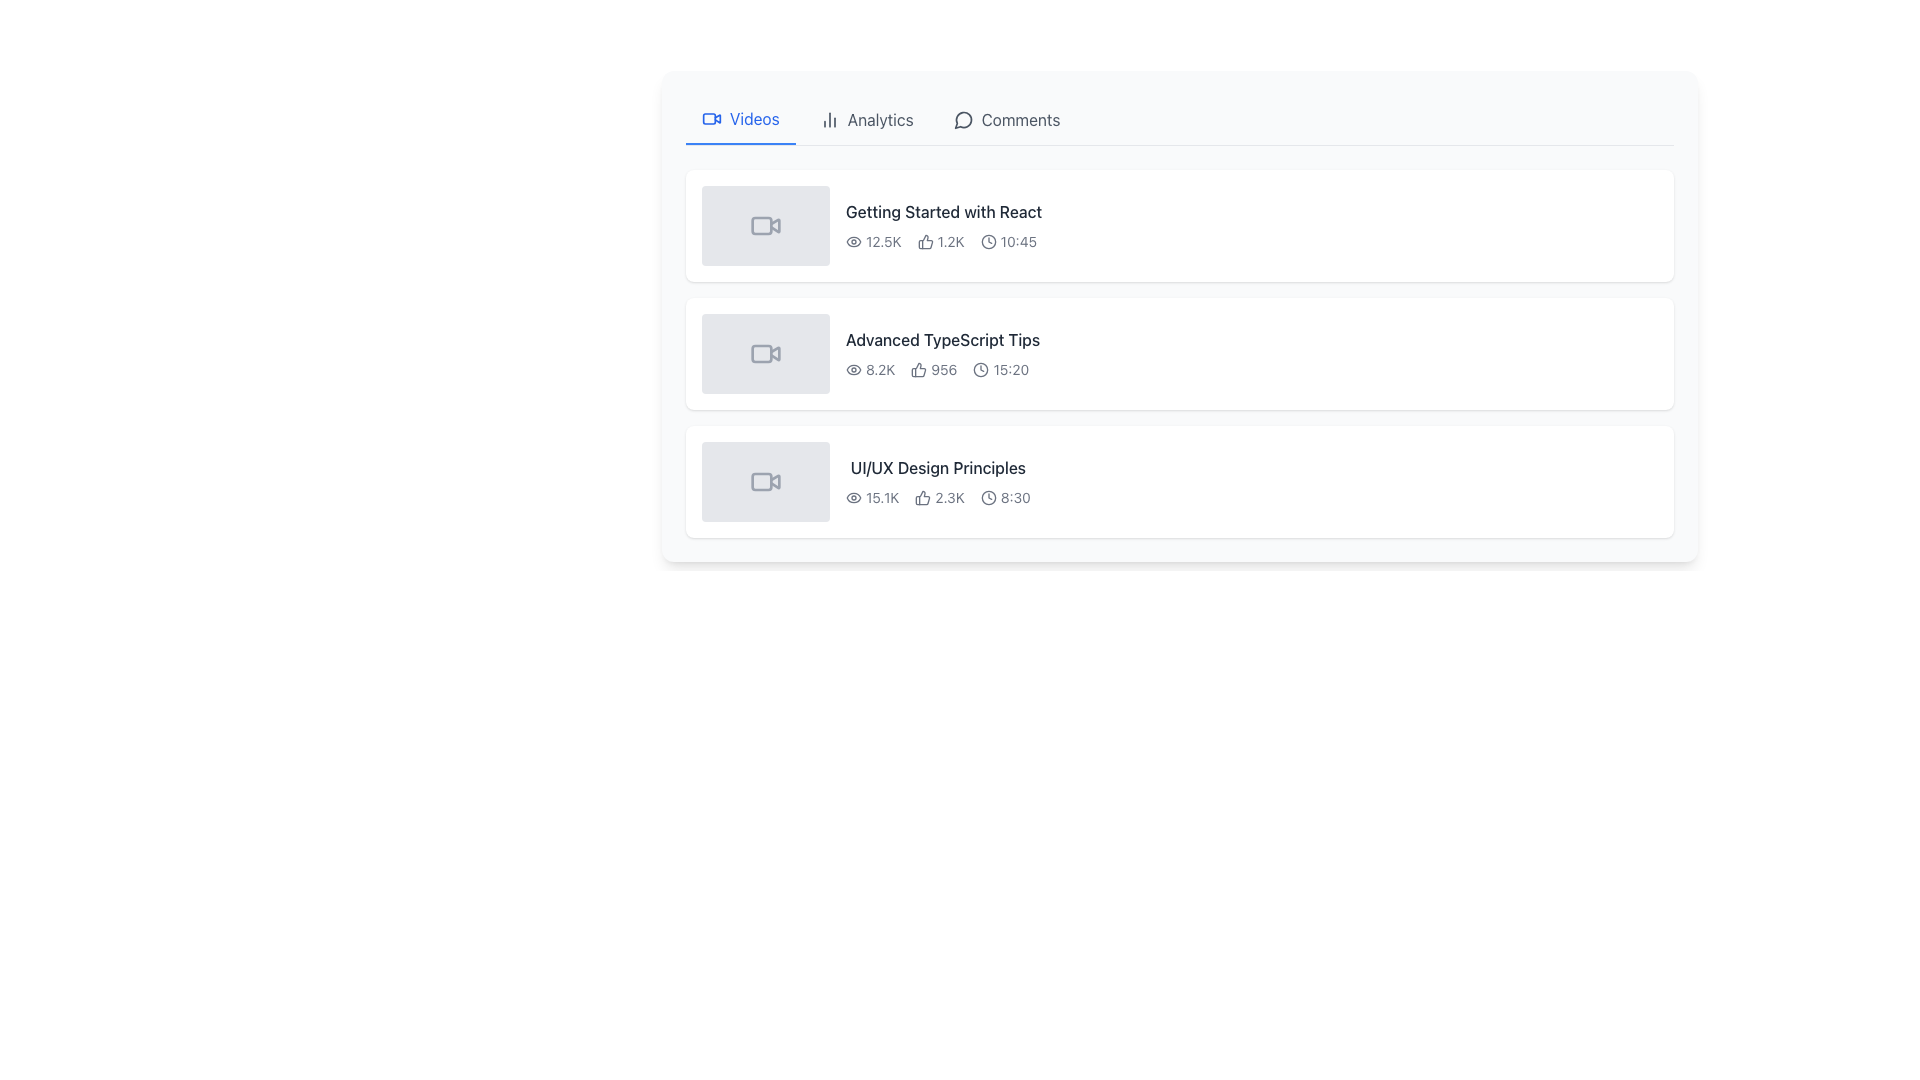  Describe the element at coordinates (924, 241) in the screenshot. I see `the 'like' icon located to the immediate left of the '1.2K' text value` at that location.